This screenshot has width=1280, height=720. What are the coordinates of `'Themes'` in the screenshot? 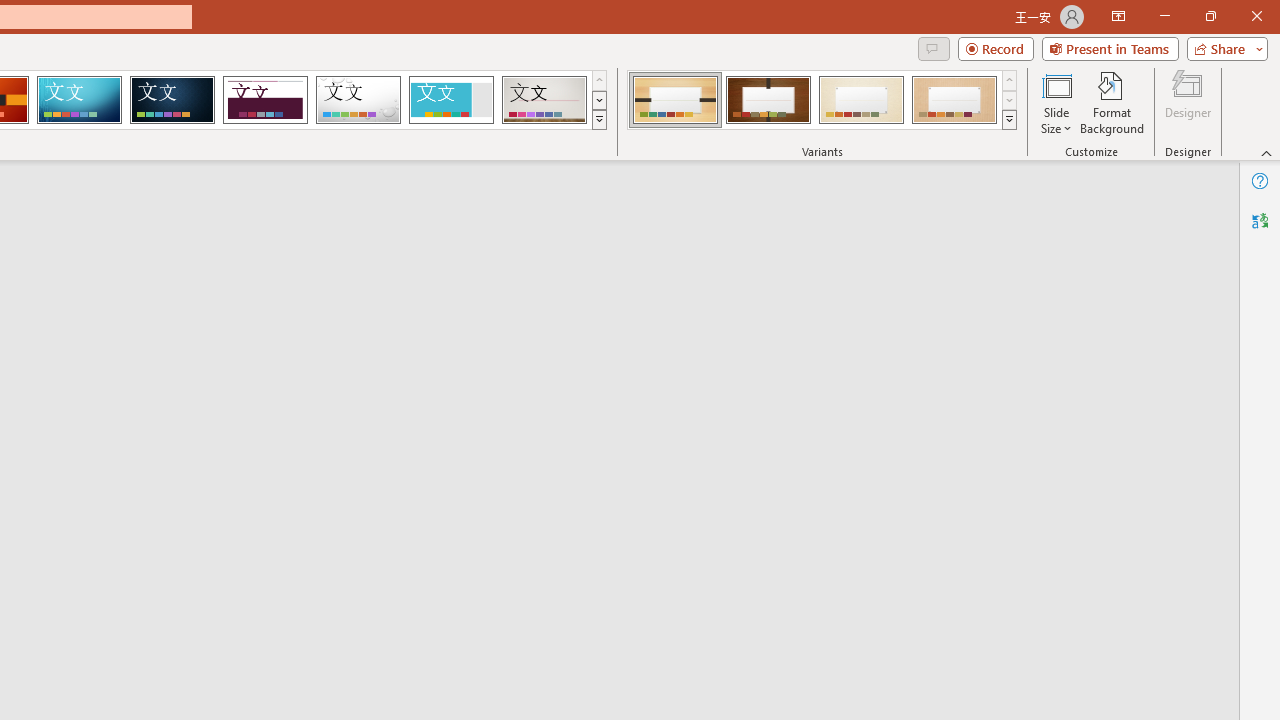 It's located at (598, 120).